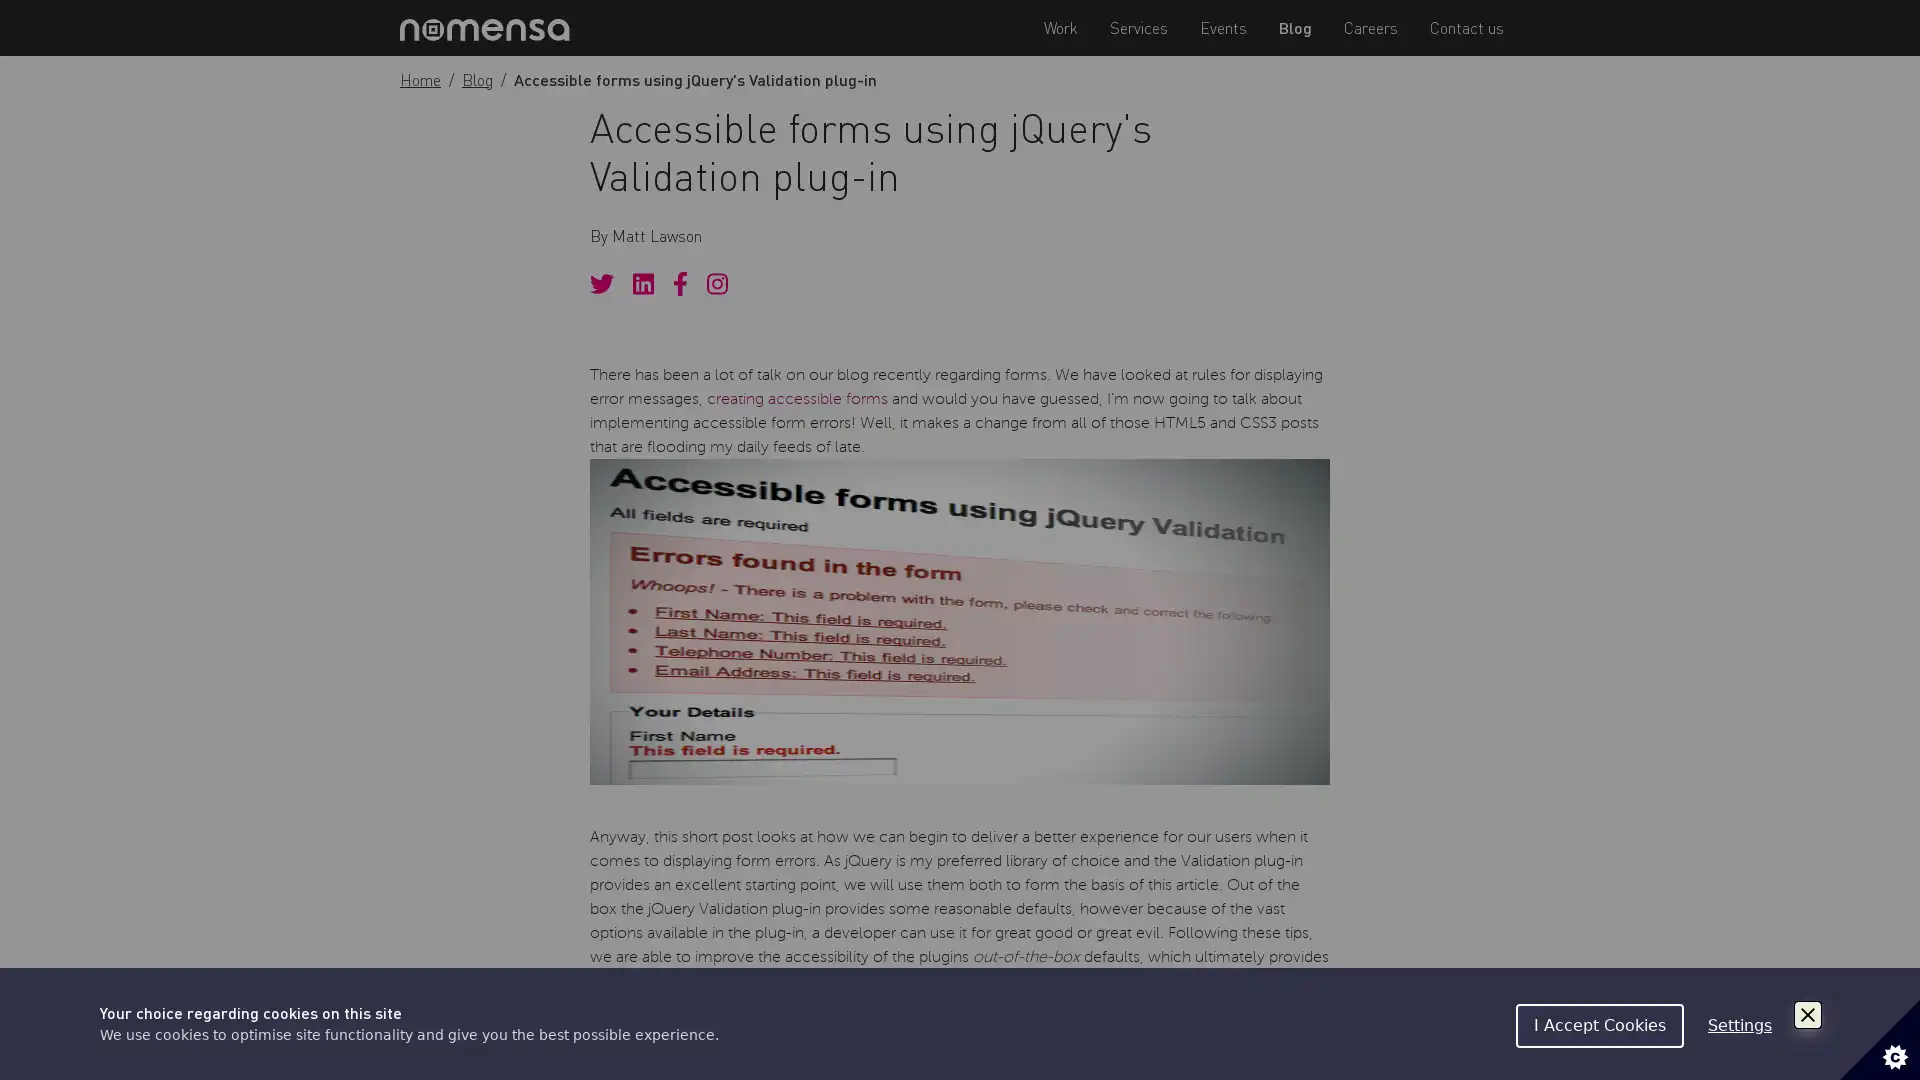 The height and width of the screenshot is (1080, 1920). What do you see at coordinates (1808, 1014) in the screenshot?
I see `Close Cookie Control` at bounding box center [1808, 1014].